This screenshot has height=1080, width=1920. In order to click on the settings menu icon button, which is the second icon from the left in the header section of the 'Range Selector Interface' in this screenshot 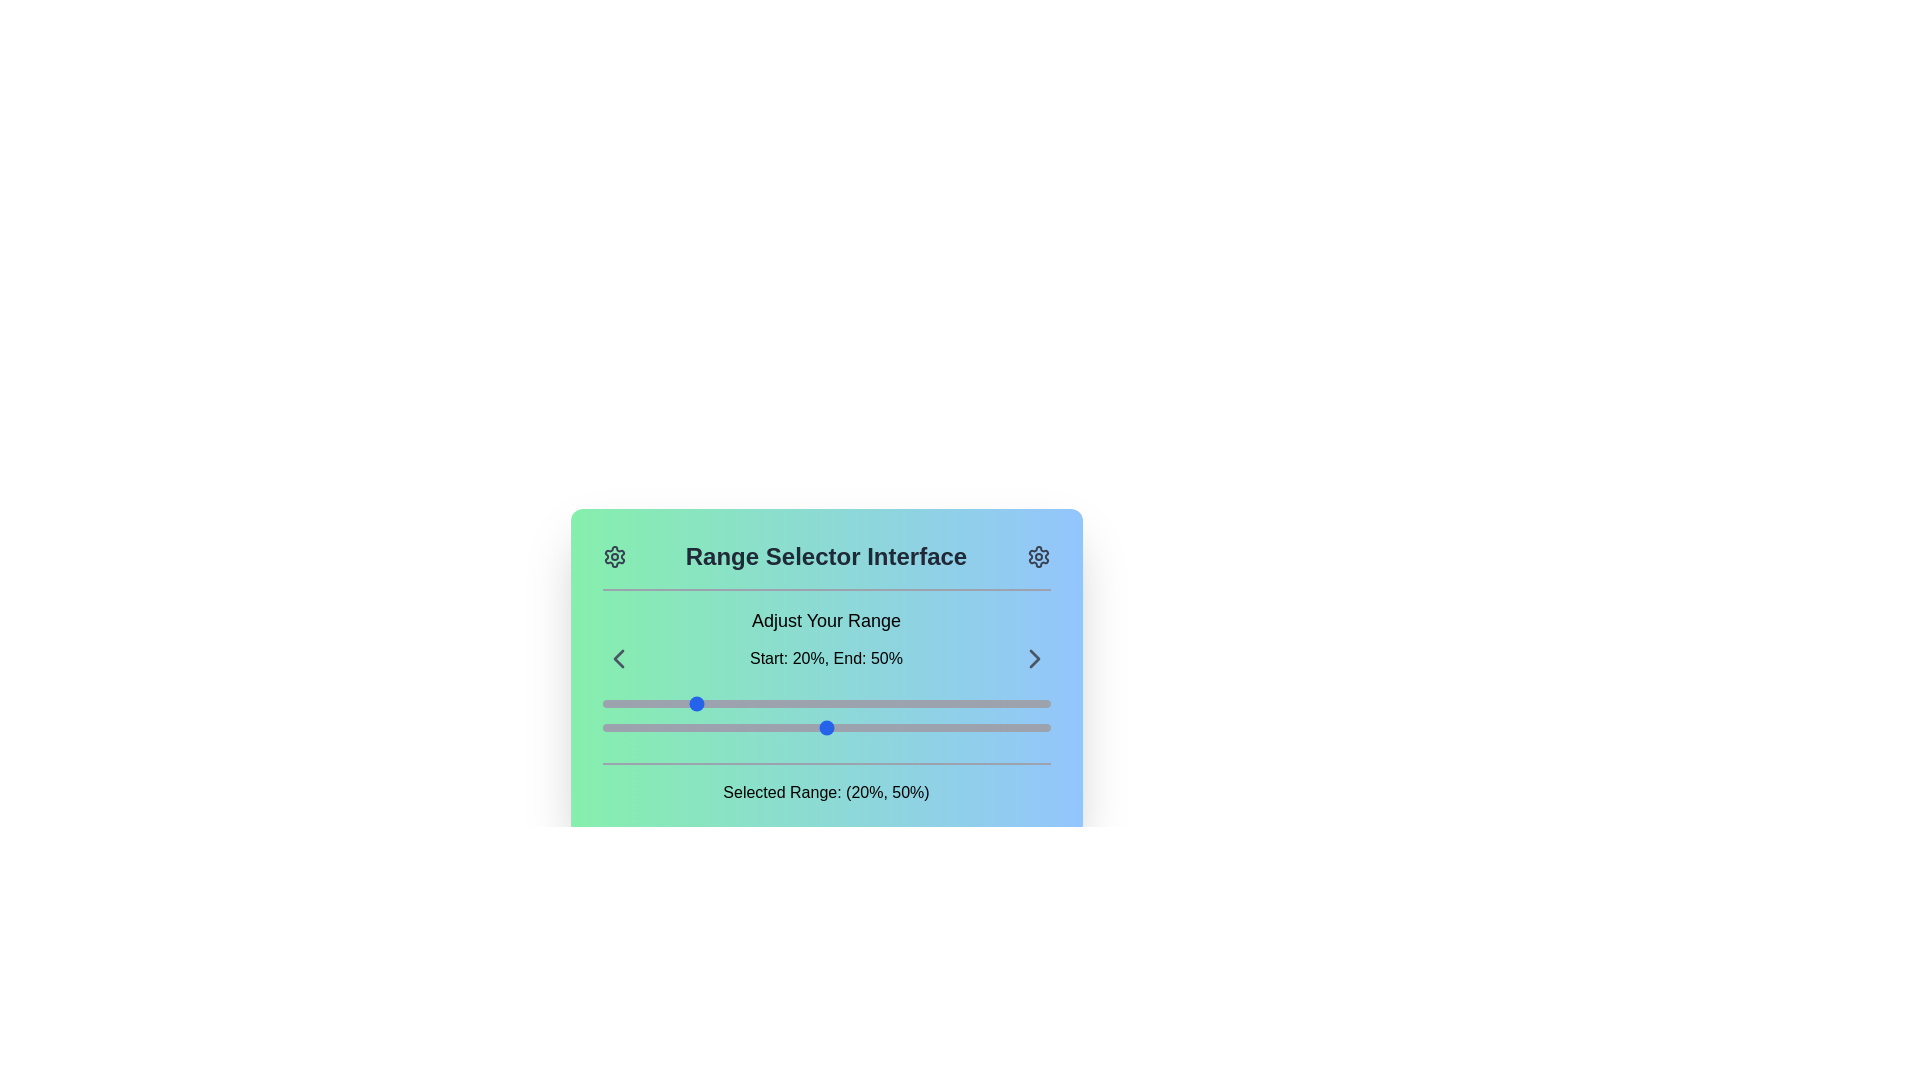, I will do `click(613, 556)`.